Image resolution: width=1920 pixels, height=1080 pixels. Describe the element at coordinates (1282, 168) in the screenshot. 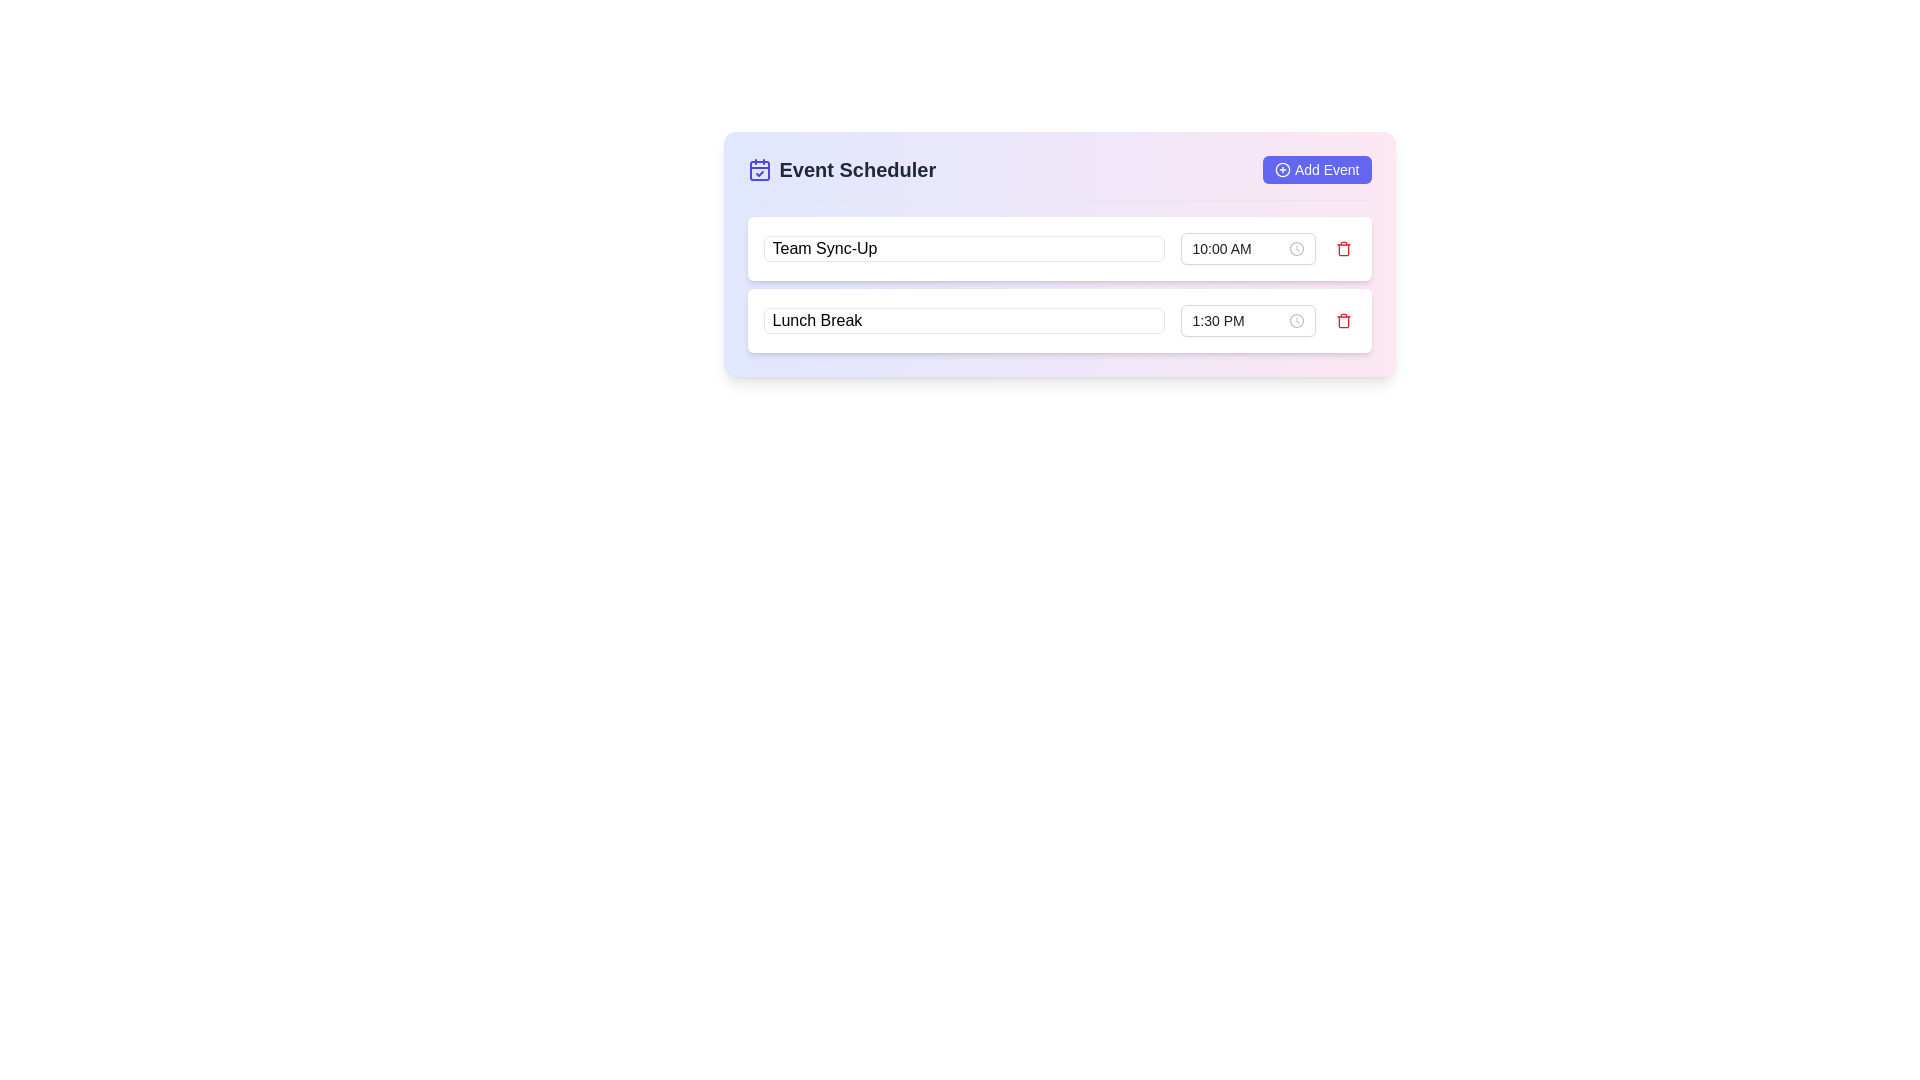

I see `the SVG Circle Component of the 'Add Event' button located in the top-right corner of the card interface` at that location.